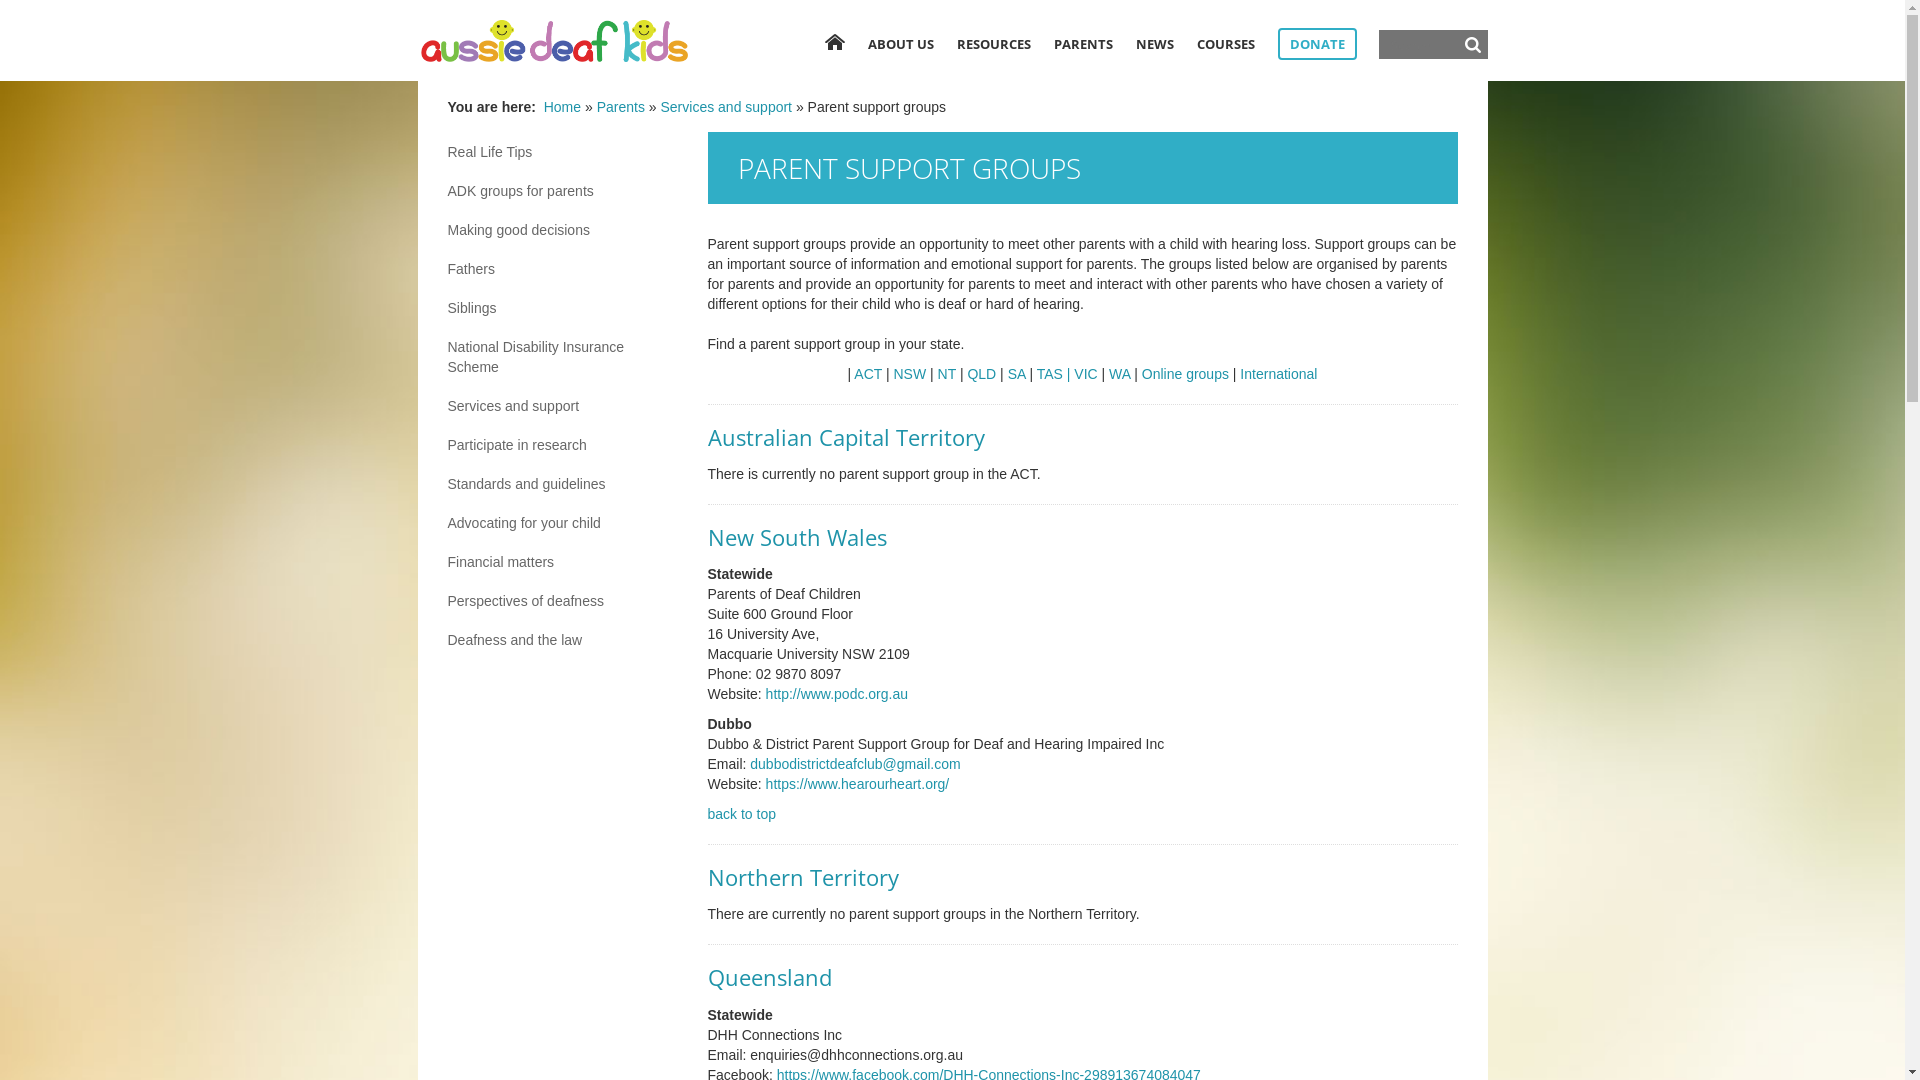 The image size is (1920, 1080). What do you see at coordinates (1017, 374) in the screenshot?
I see `'SA'` at bounding box center [1017, 374].